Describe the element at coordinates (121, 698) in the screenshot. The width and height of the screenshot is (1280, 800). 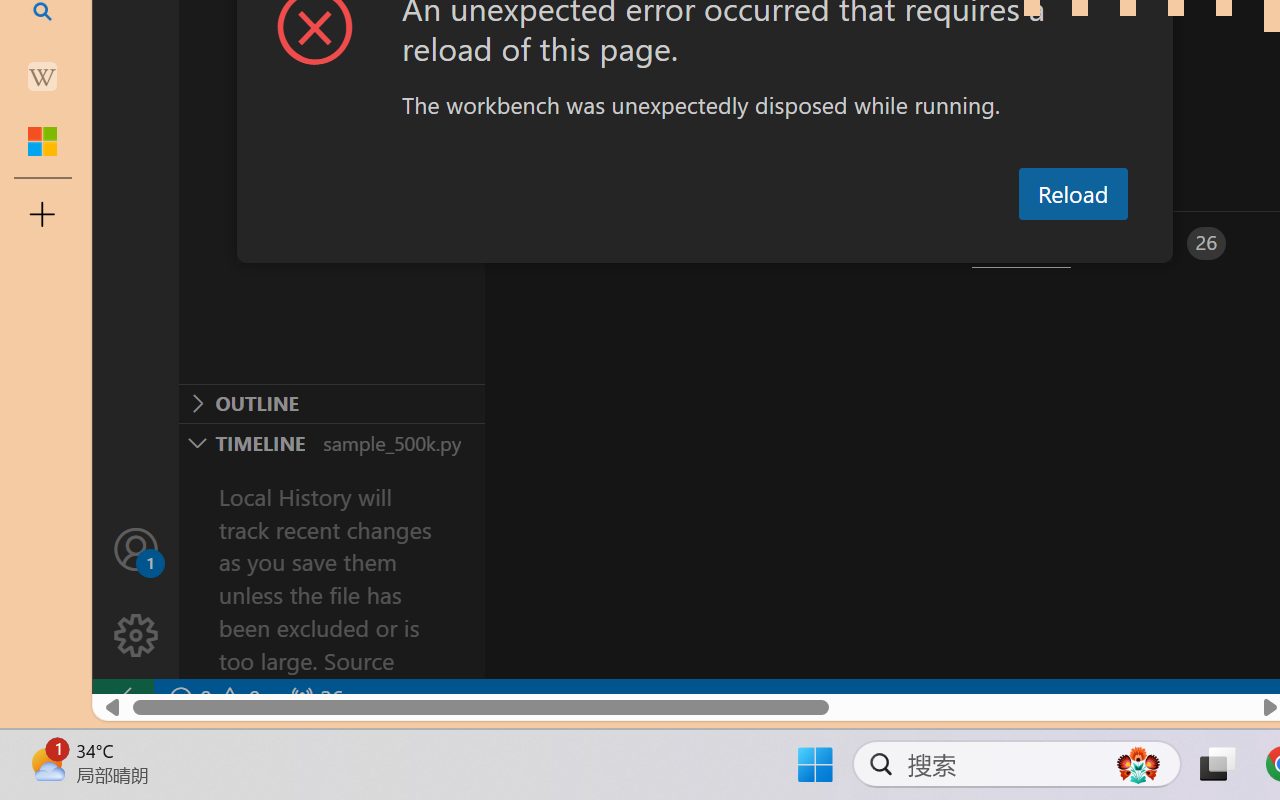
I see `'remote'` at that location.